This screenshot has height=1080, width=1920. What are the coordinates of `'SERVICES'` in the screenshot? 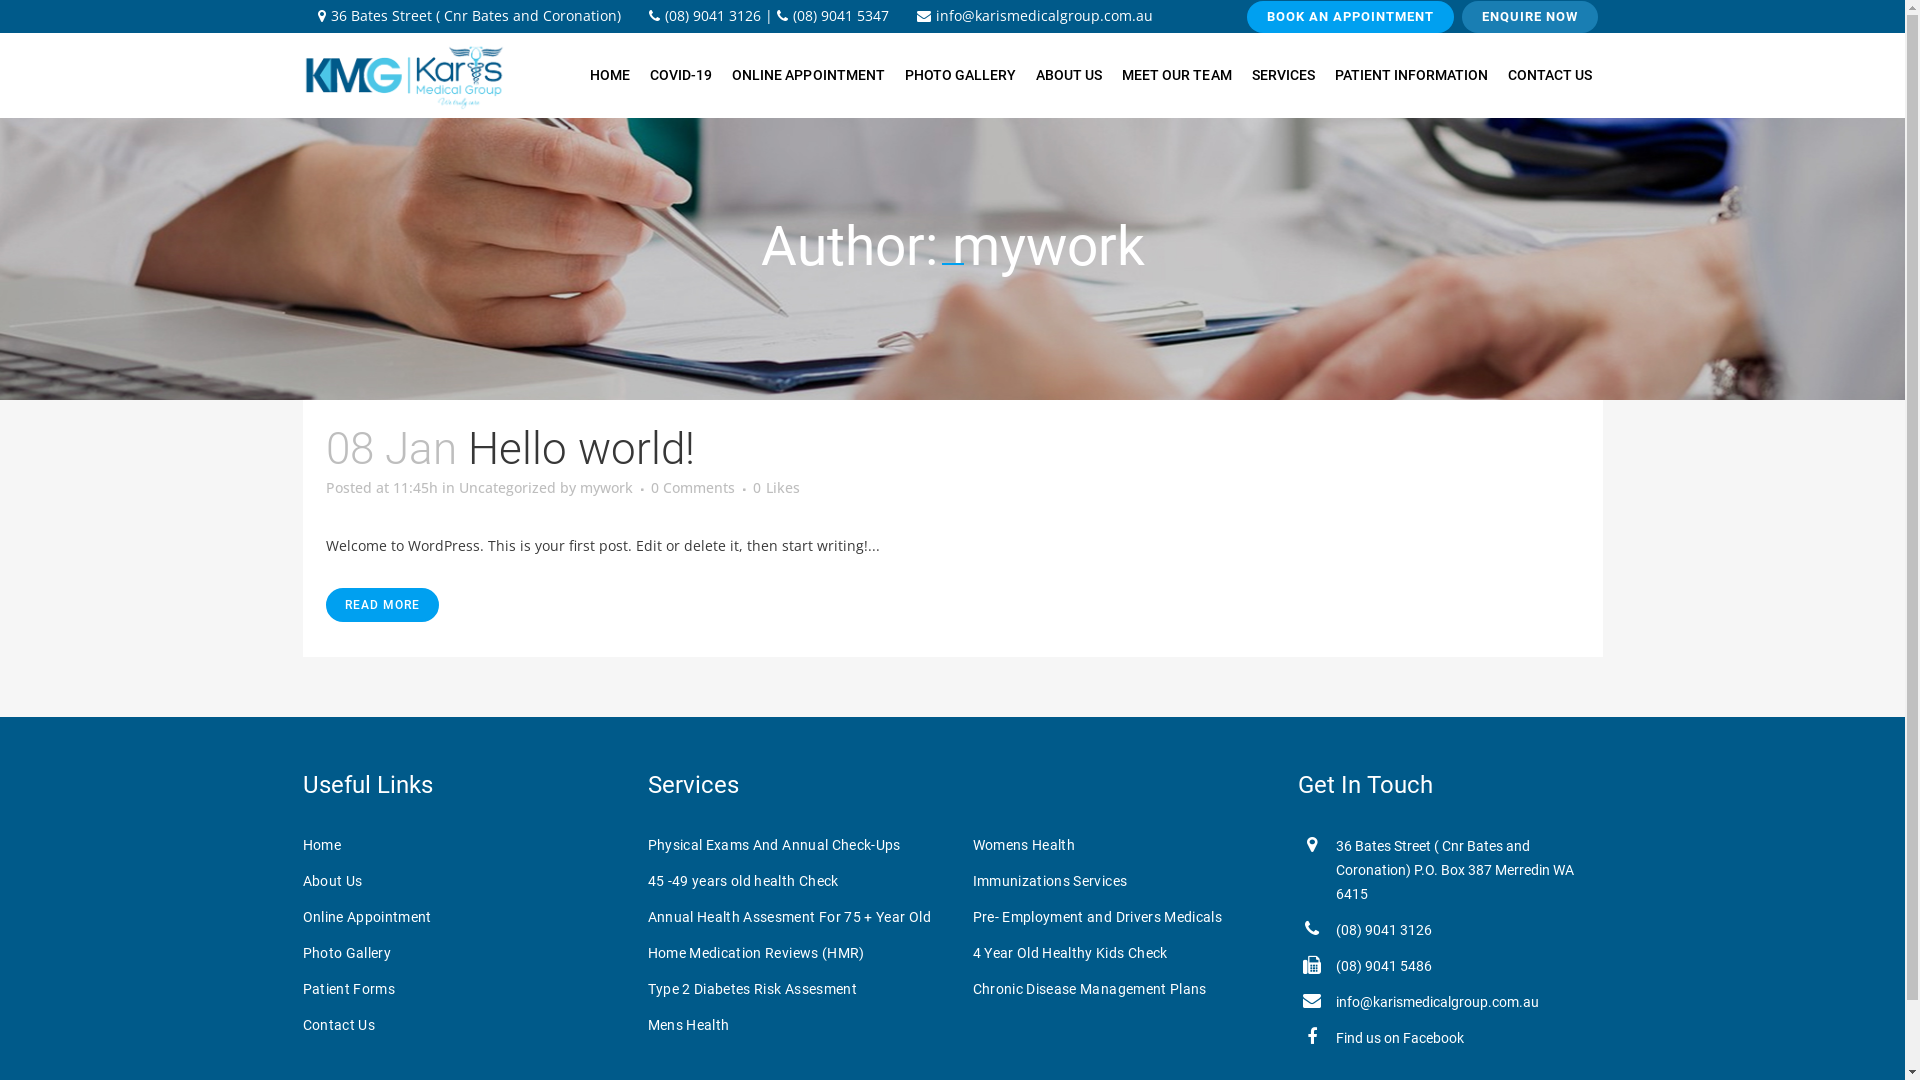 It's located at (1283, 74).